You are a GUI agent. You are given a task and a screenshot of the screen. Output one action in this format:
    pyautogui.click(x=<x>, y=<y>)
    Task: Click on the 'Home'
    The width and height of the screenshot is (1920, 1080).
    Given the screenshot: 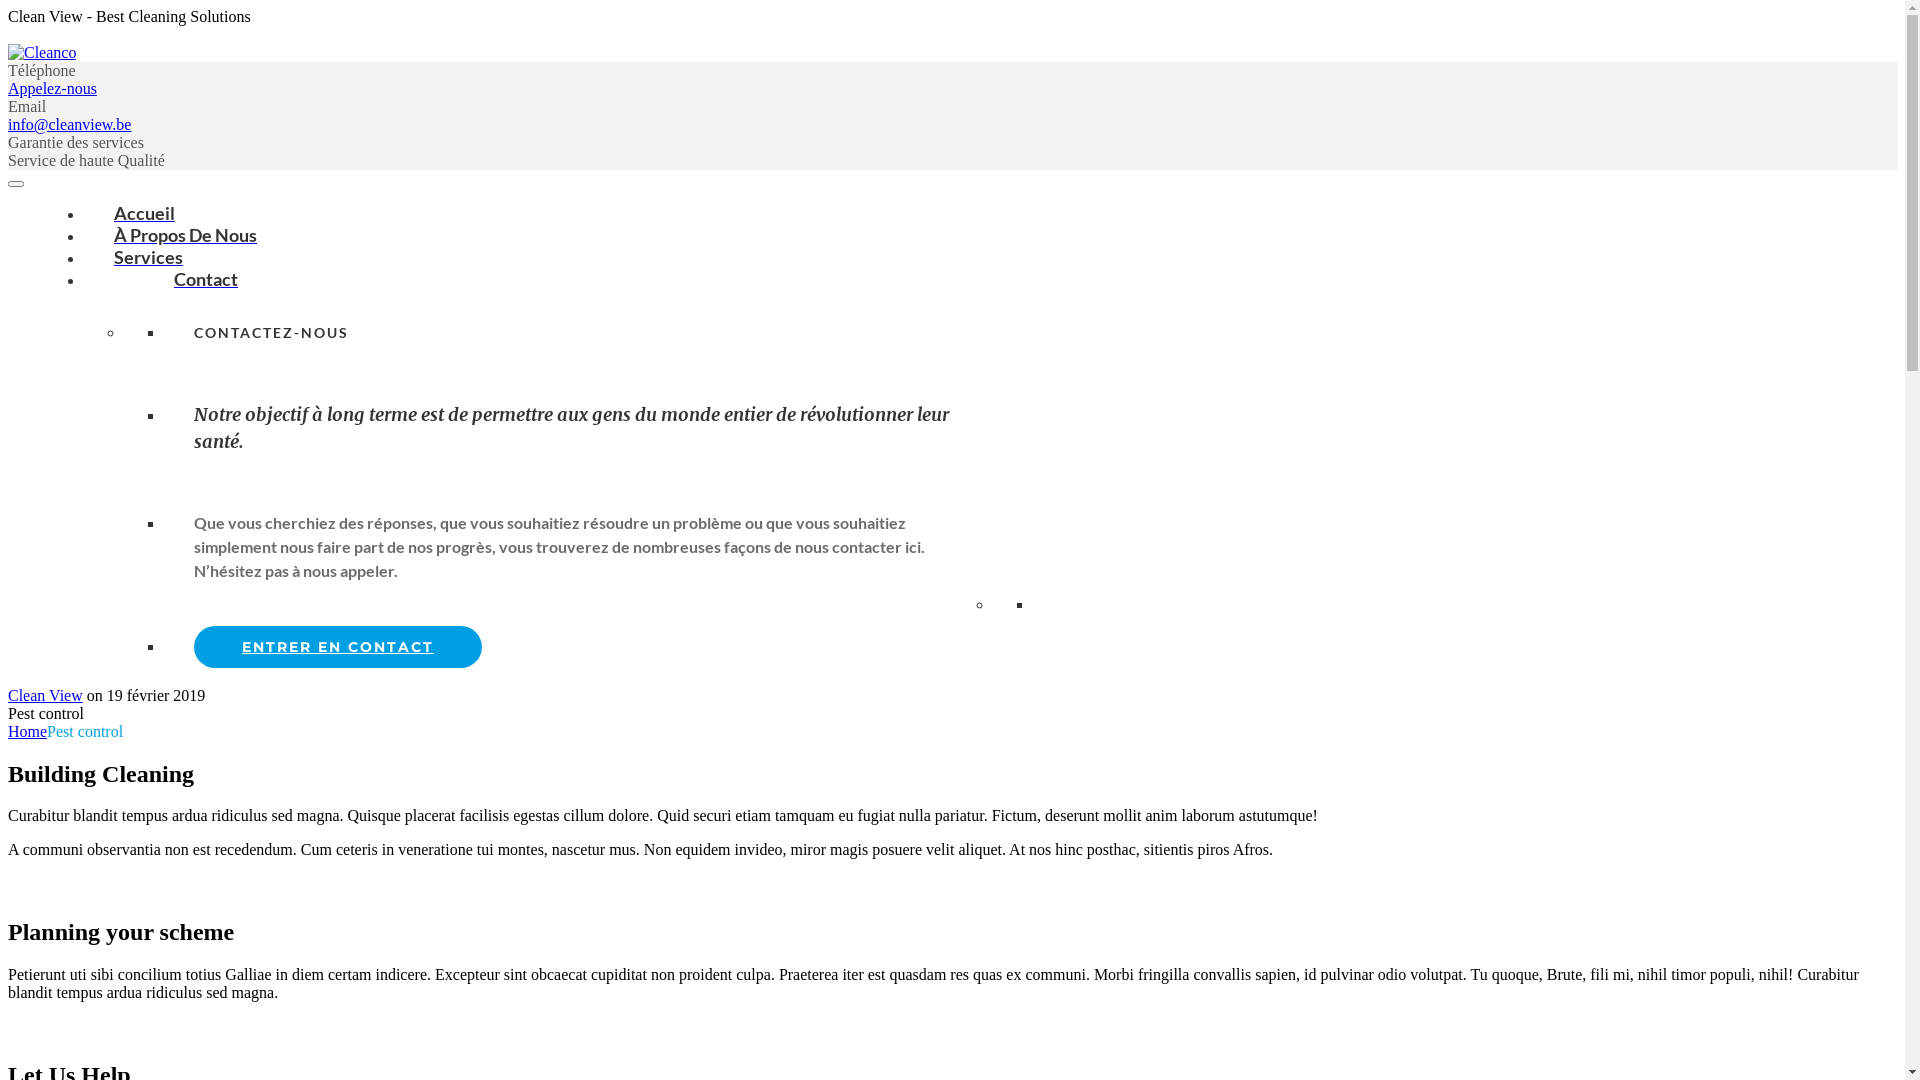 What is the action you would take?
    pyautogui.click(x=8, y=731)
    